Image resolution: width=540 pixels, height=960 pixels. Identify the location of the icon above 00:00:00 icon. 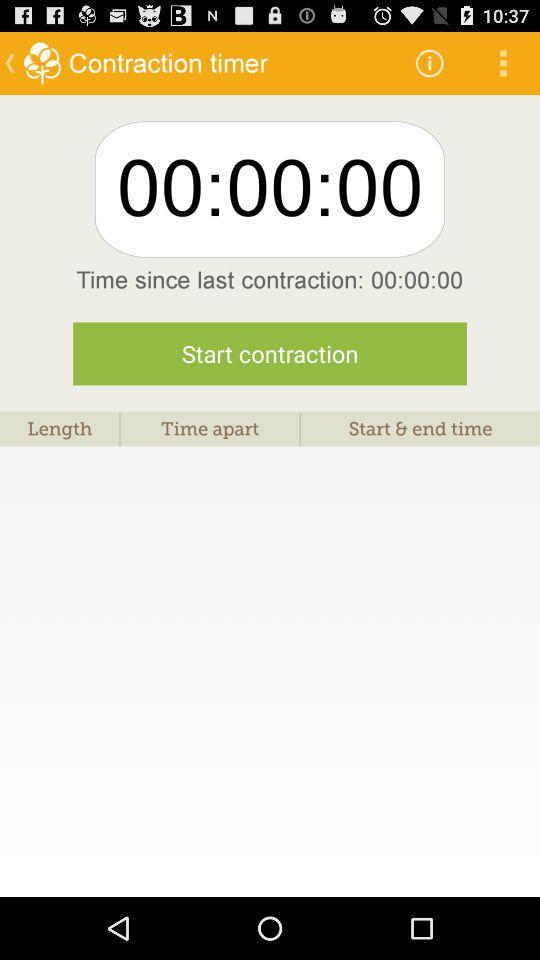
(428, 62).